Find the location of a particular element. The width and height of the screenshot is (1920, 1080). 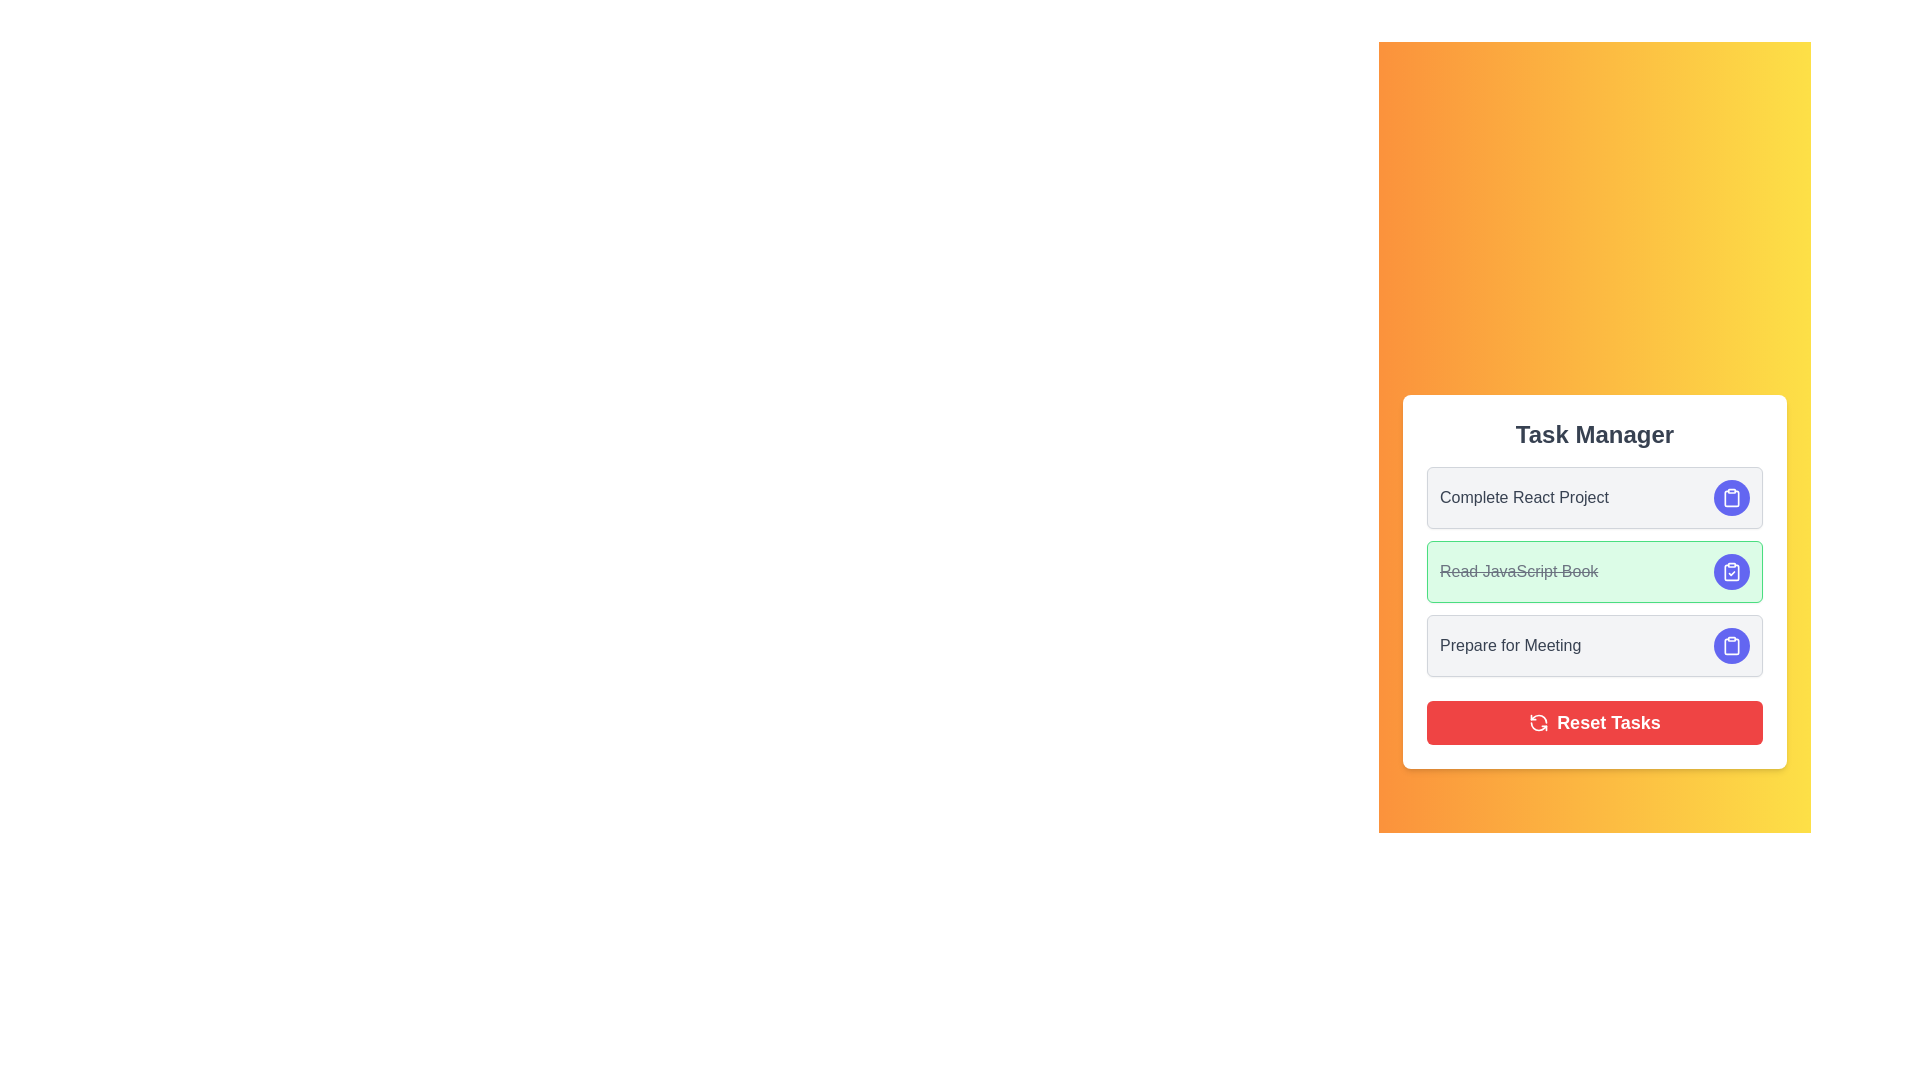

the refresh icon located to the left of the 'Reset Tasks' label within the prominent red button is located at coordinates (1538, 722).